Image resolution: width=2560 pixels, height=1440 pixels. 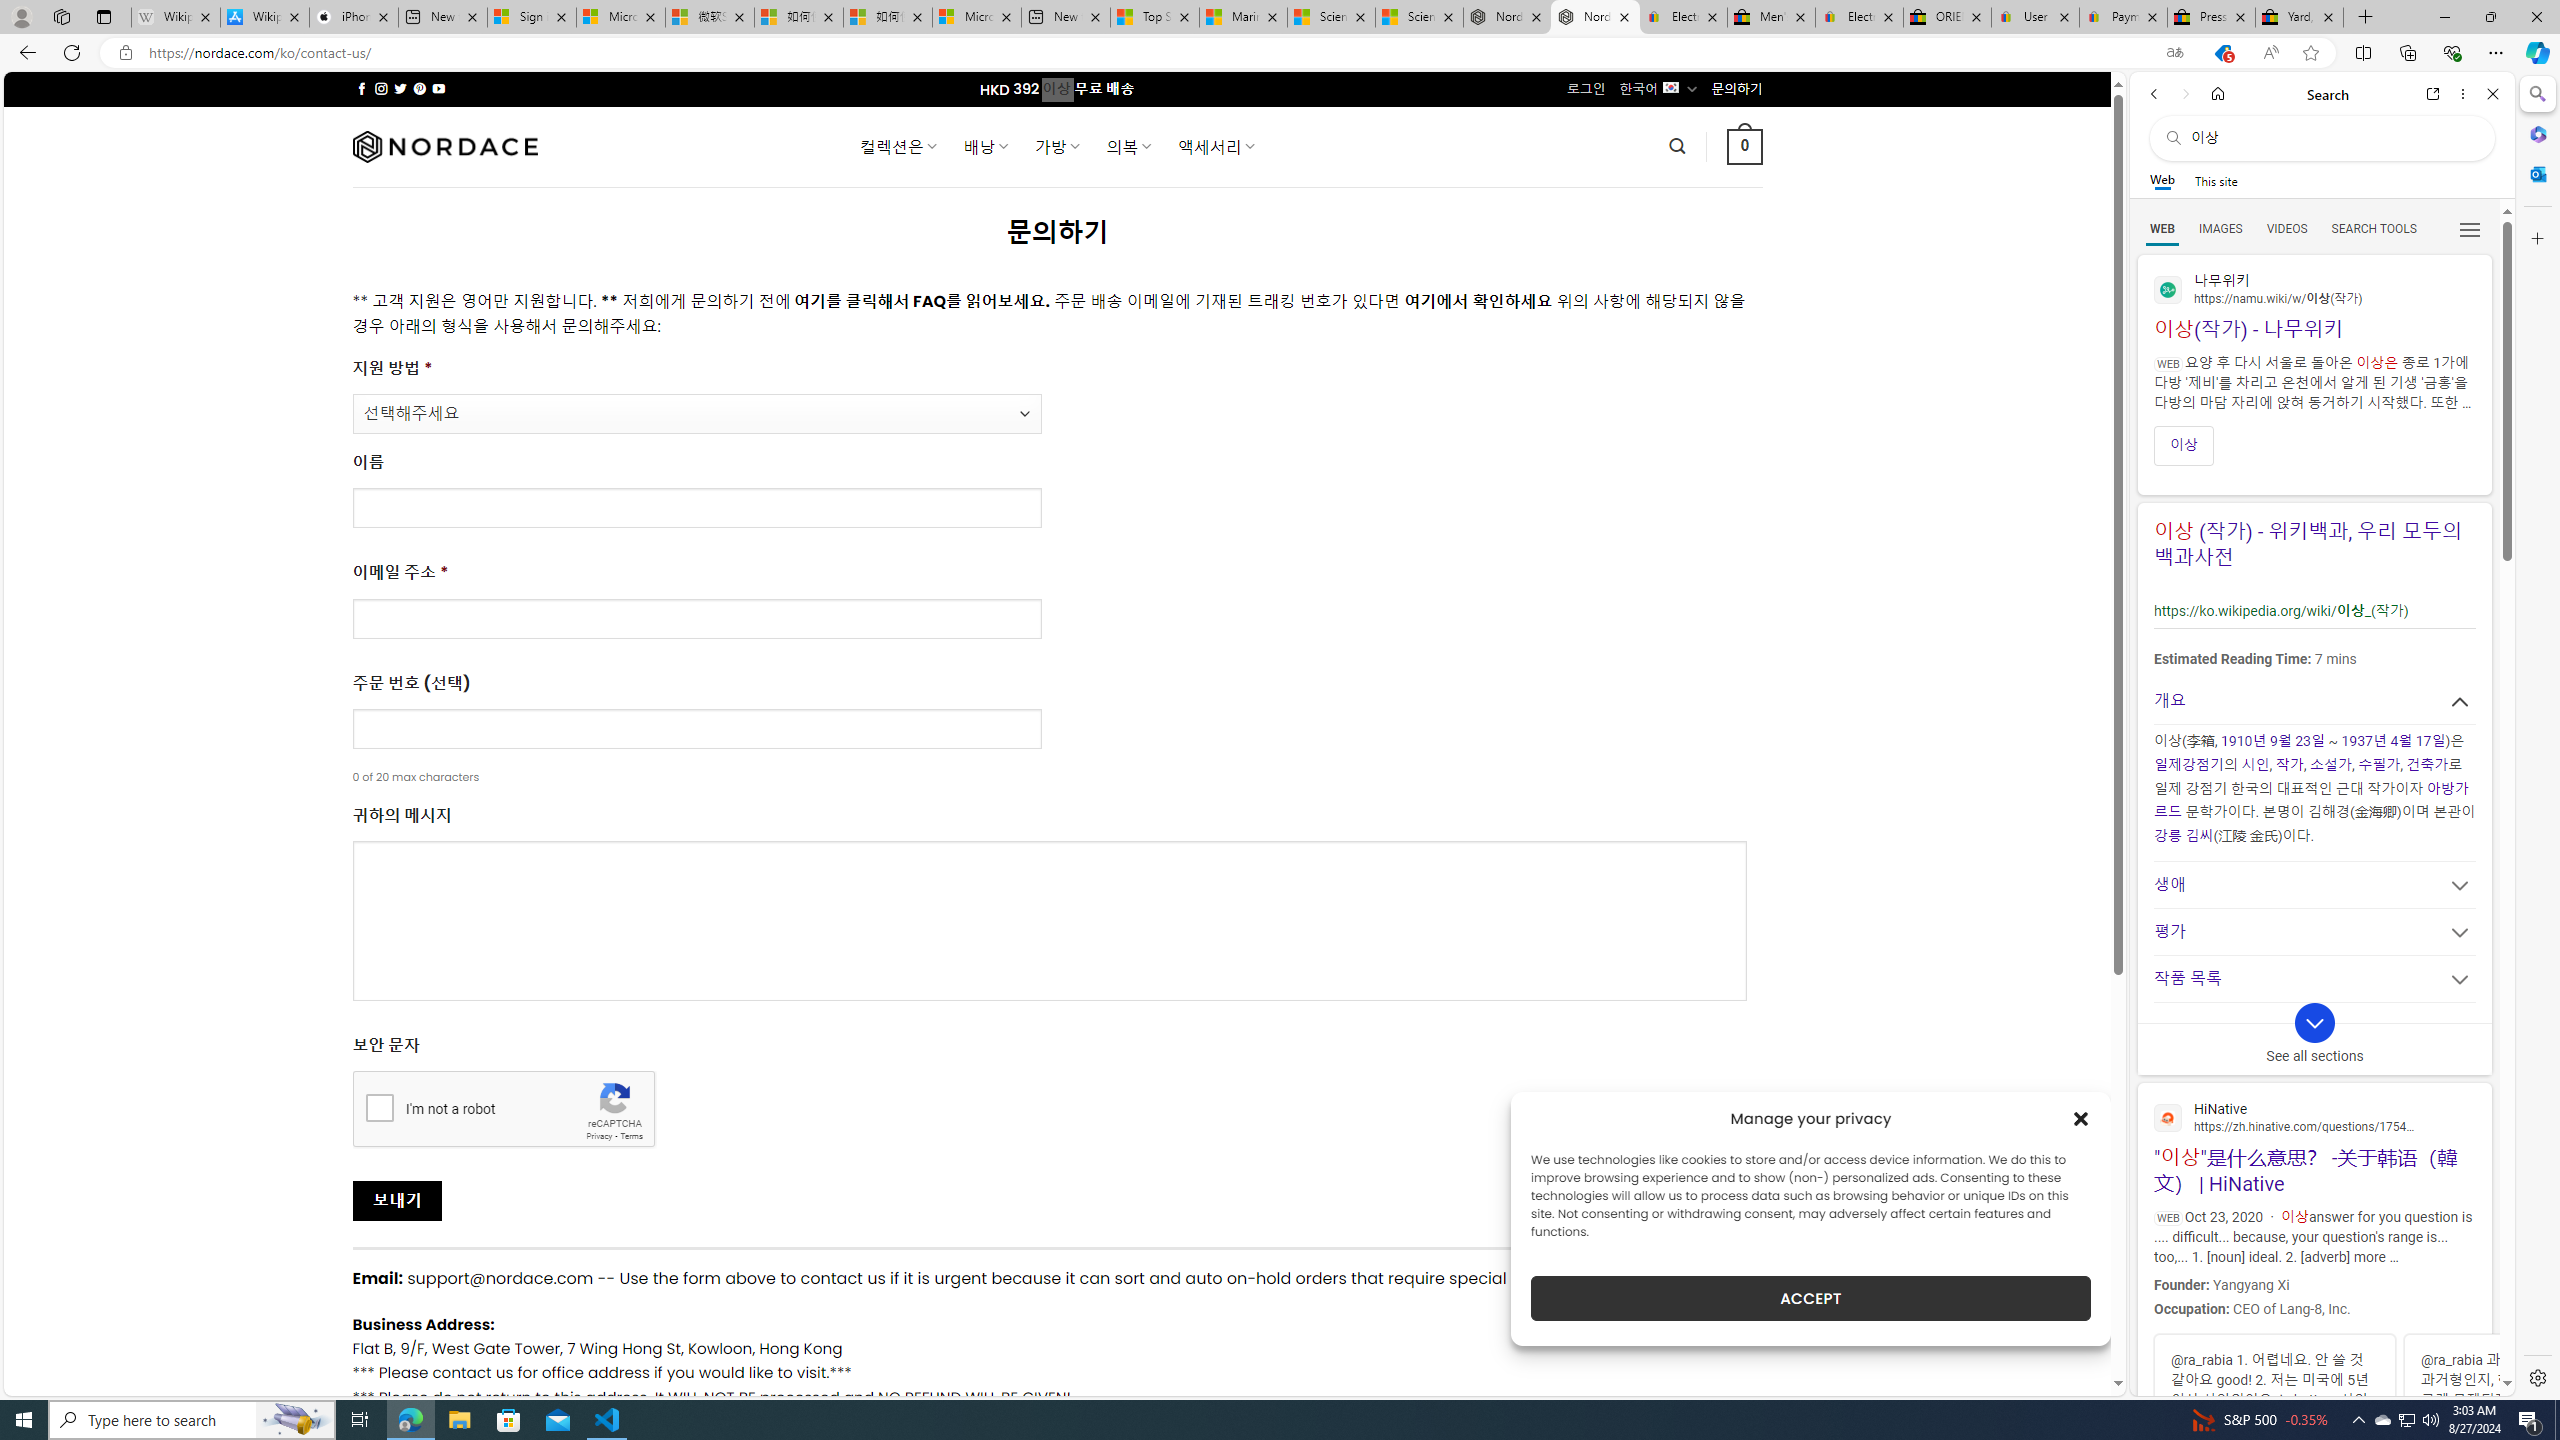 What do you see at coordinates (2469, 227) in the screenshot?
I see `'Preferences'` at bounding box center [2469, 227].